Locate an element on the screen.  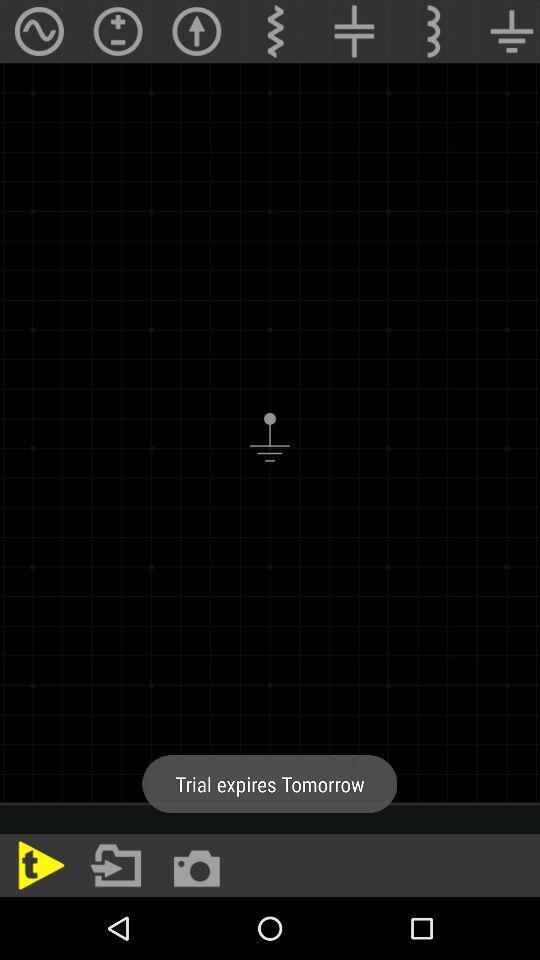
the folder icon is located at coordinates (118, 926).